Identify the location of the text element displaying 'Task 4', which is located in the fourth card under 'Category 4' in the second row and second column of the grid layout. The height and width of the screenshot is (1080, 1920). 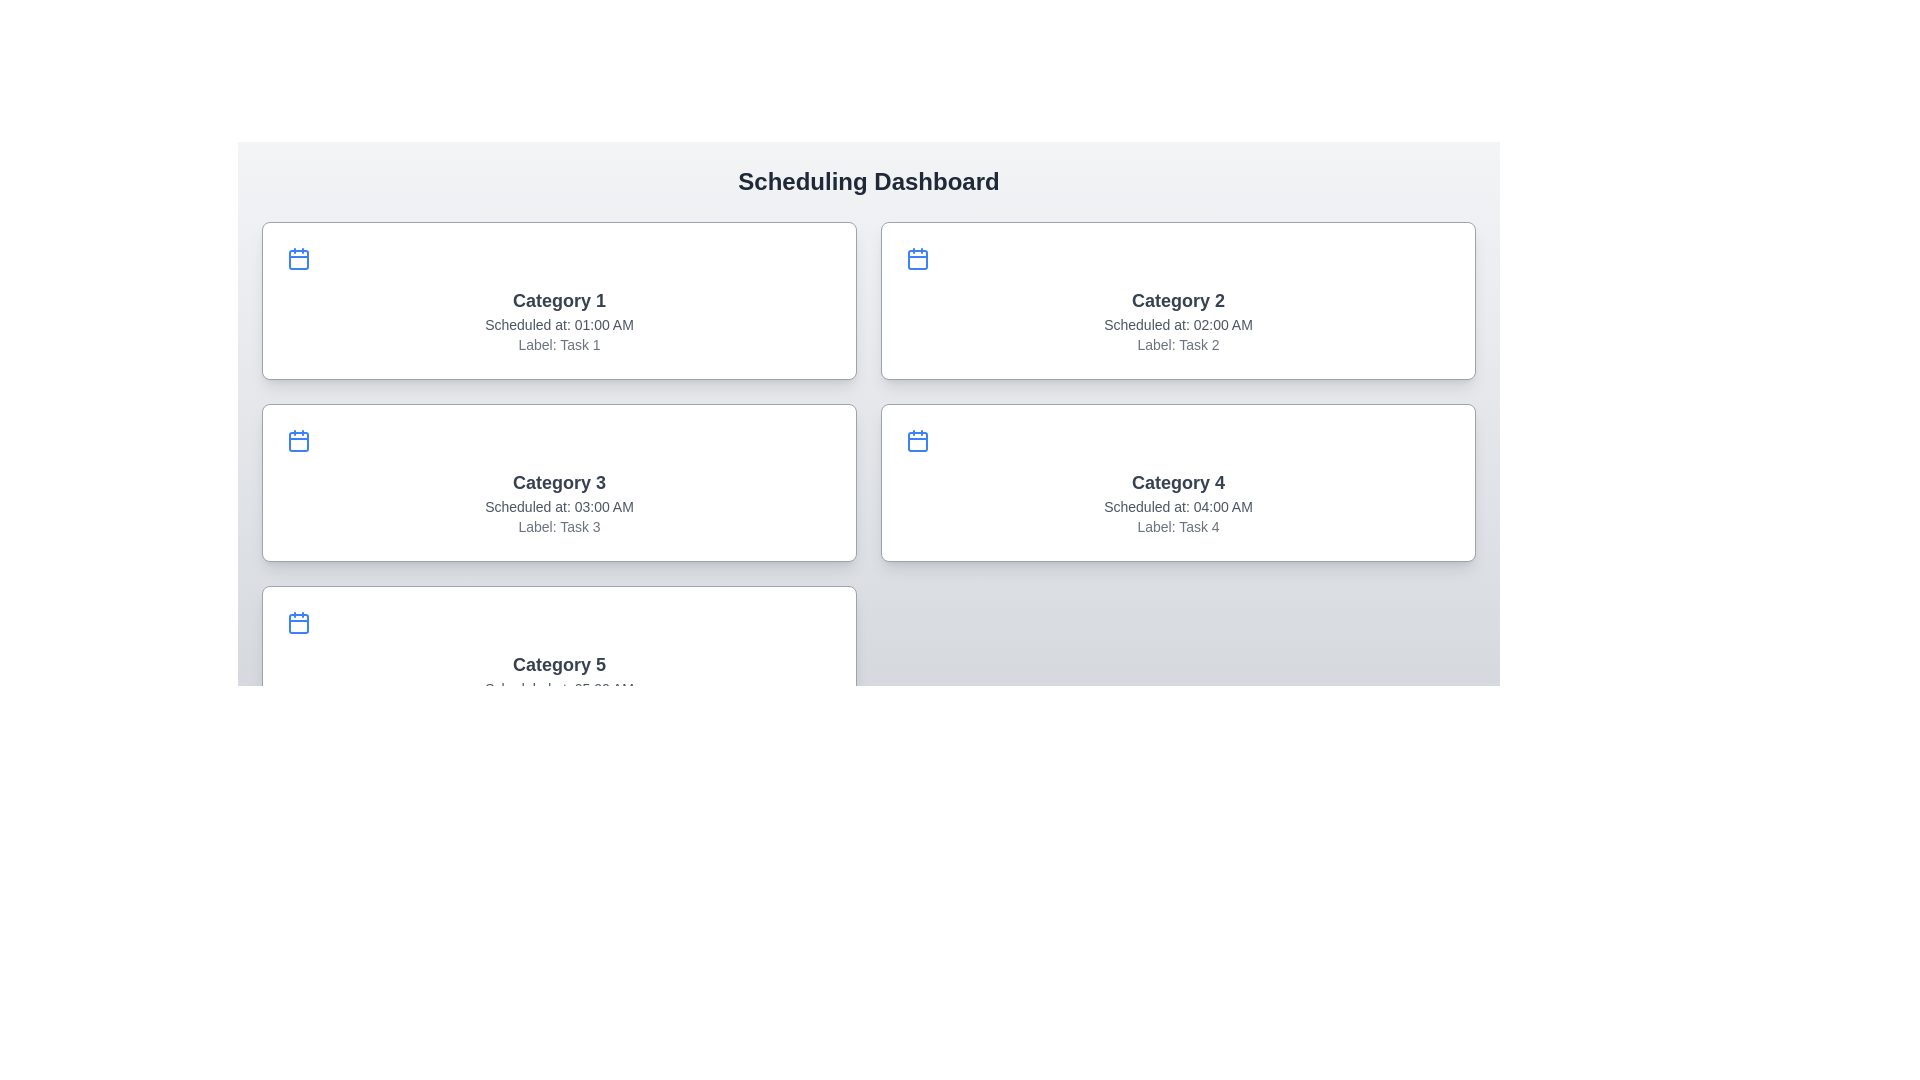
(1178, 526).